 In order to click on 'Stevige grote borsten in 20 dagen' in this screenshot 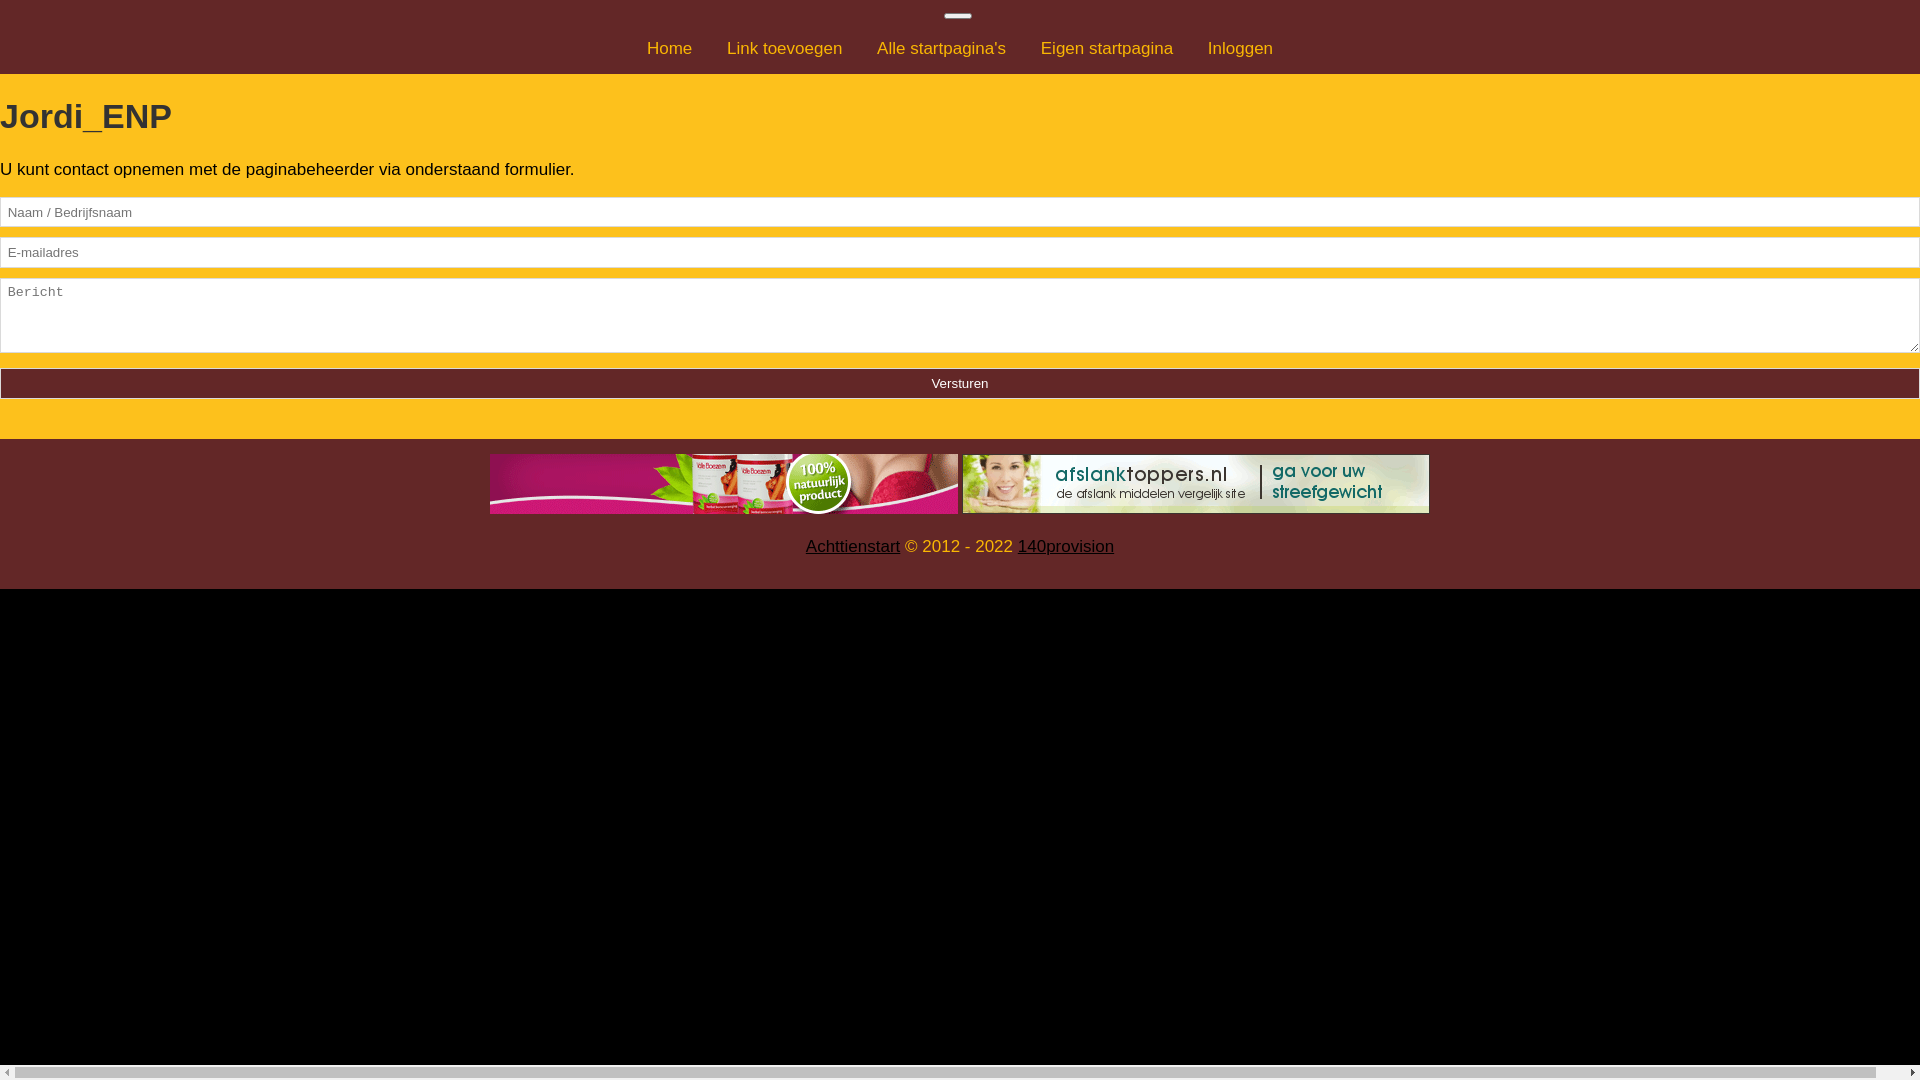, I will do `click(723, 483)`.